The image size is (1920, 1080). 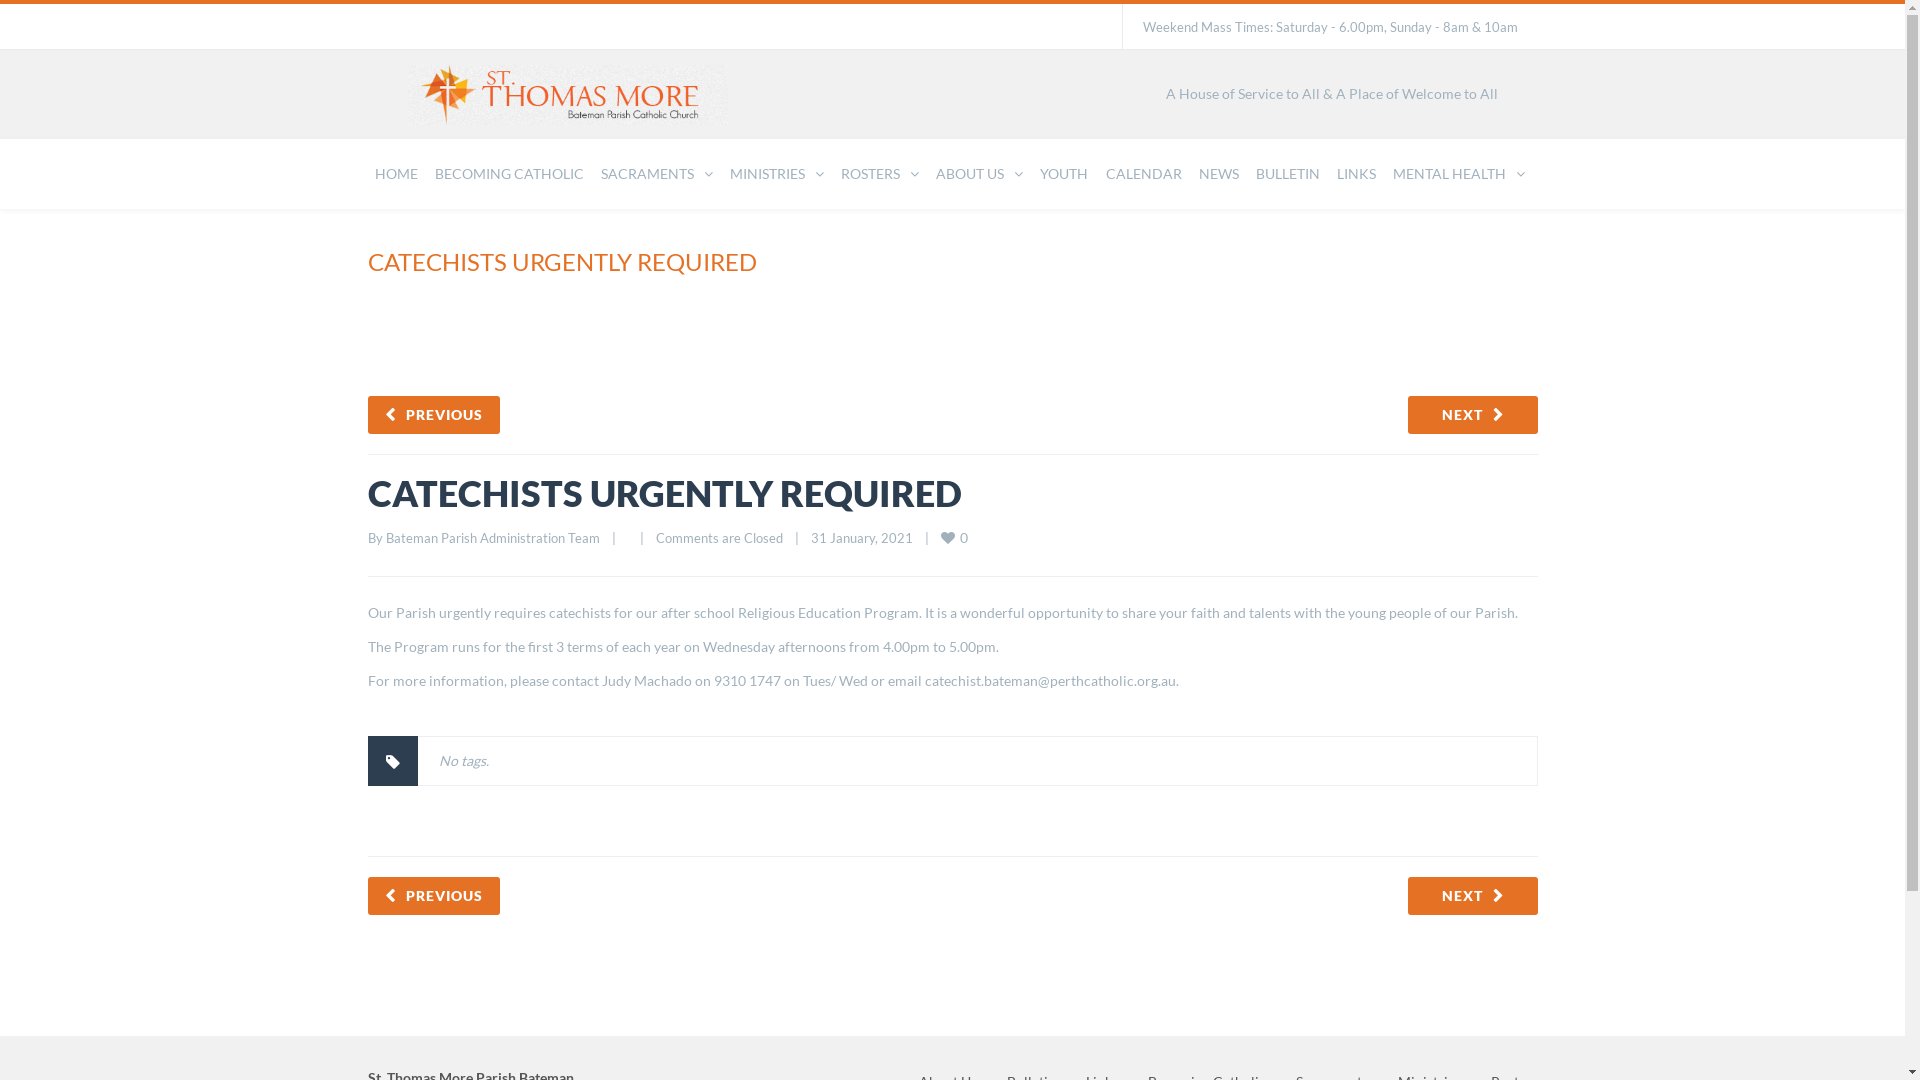 What do you see at coordinates (432, 414) in the screenshot?
I see `'PREVIOUS'` at bounding box center [432, 414].